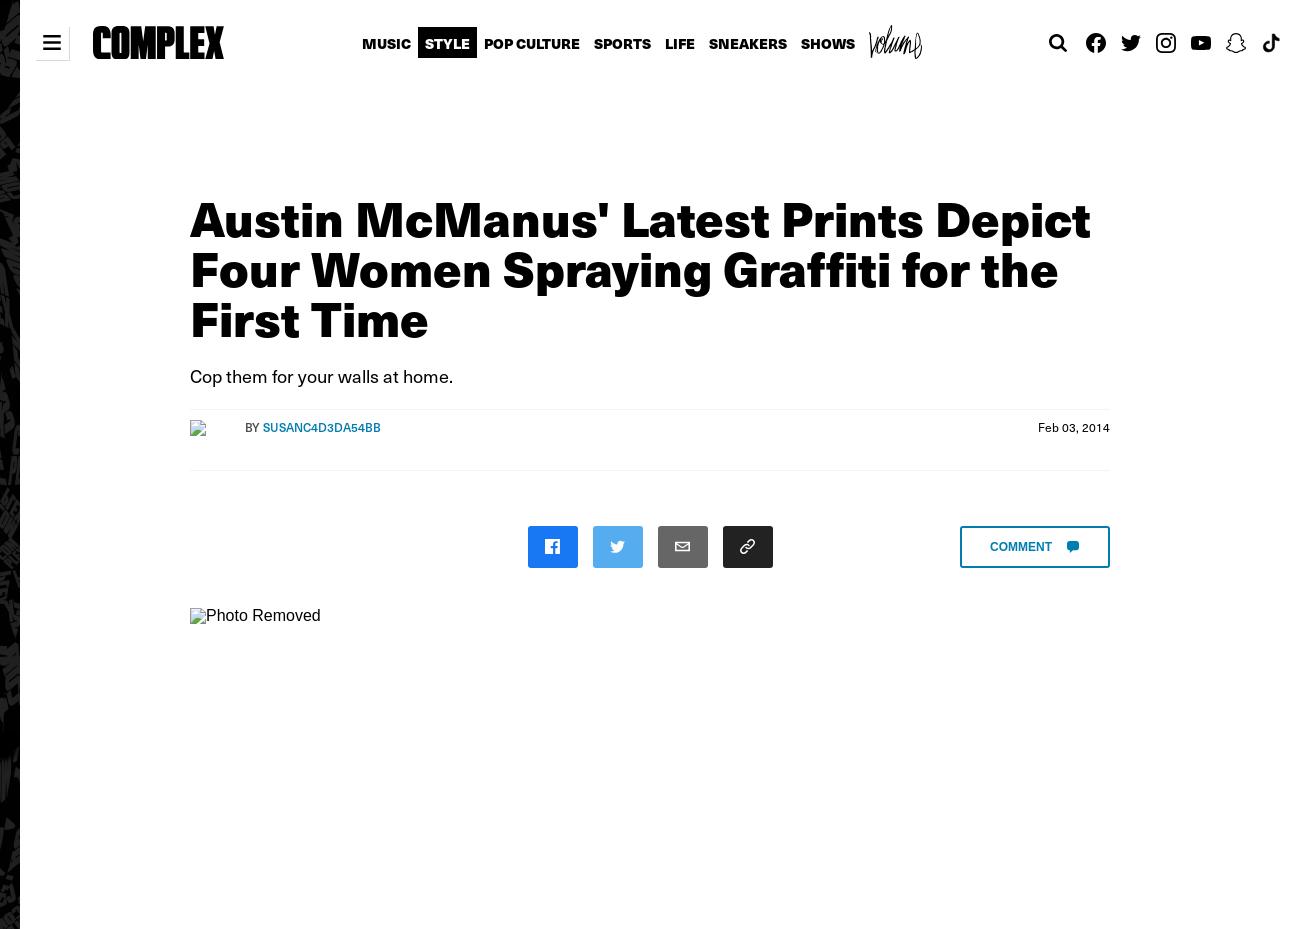  I want to click on 'Austin McManus' Latest Prints Depict Four Women Spraying Graffiti for the First Time', so click(640, 265).